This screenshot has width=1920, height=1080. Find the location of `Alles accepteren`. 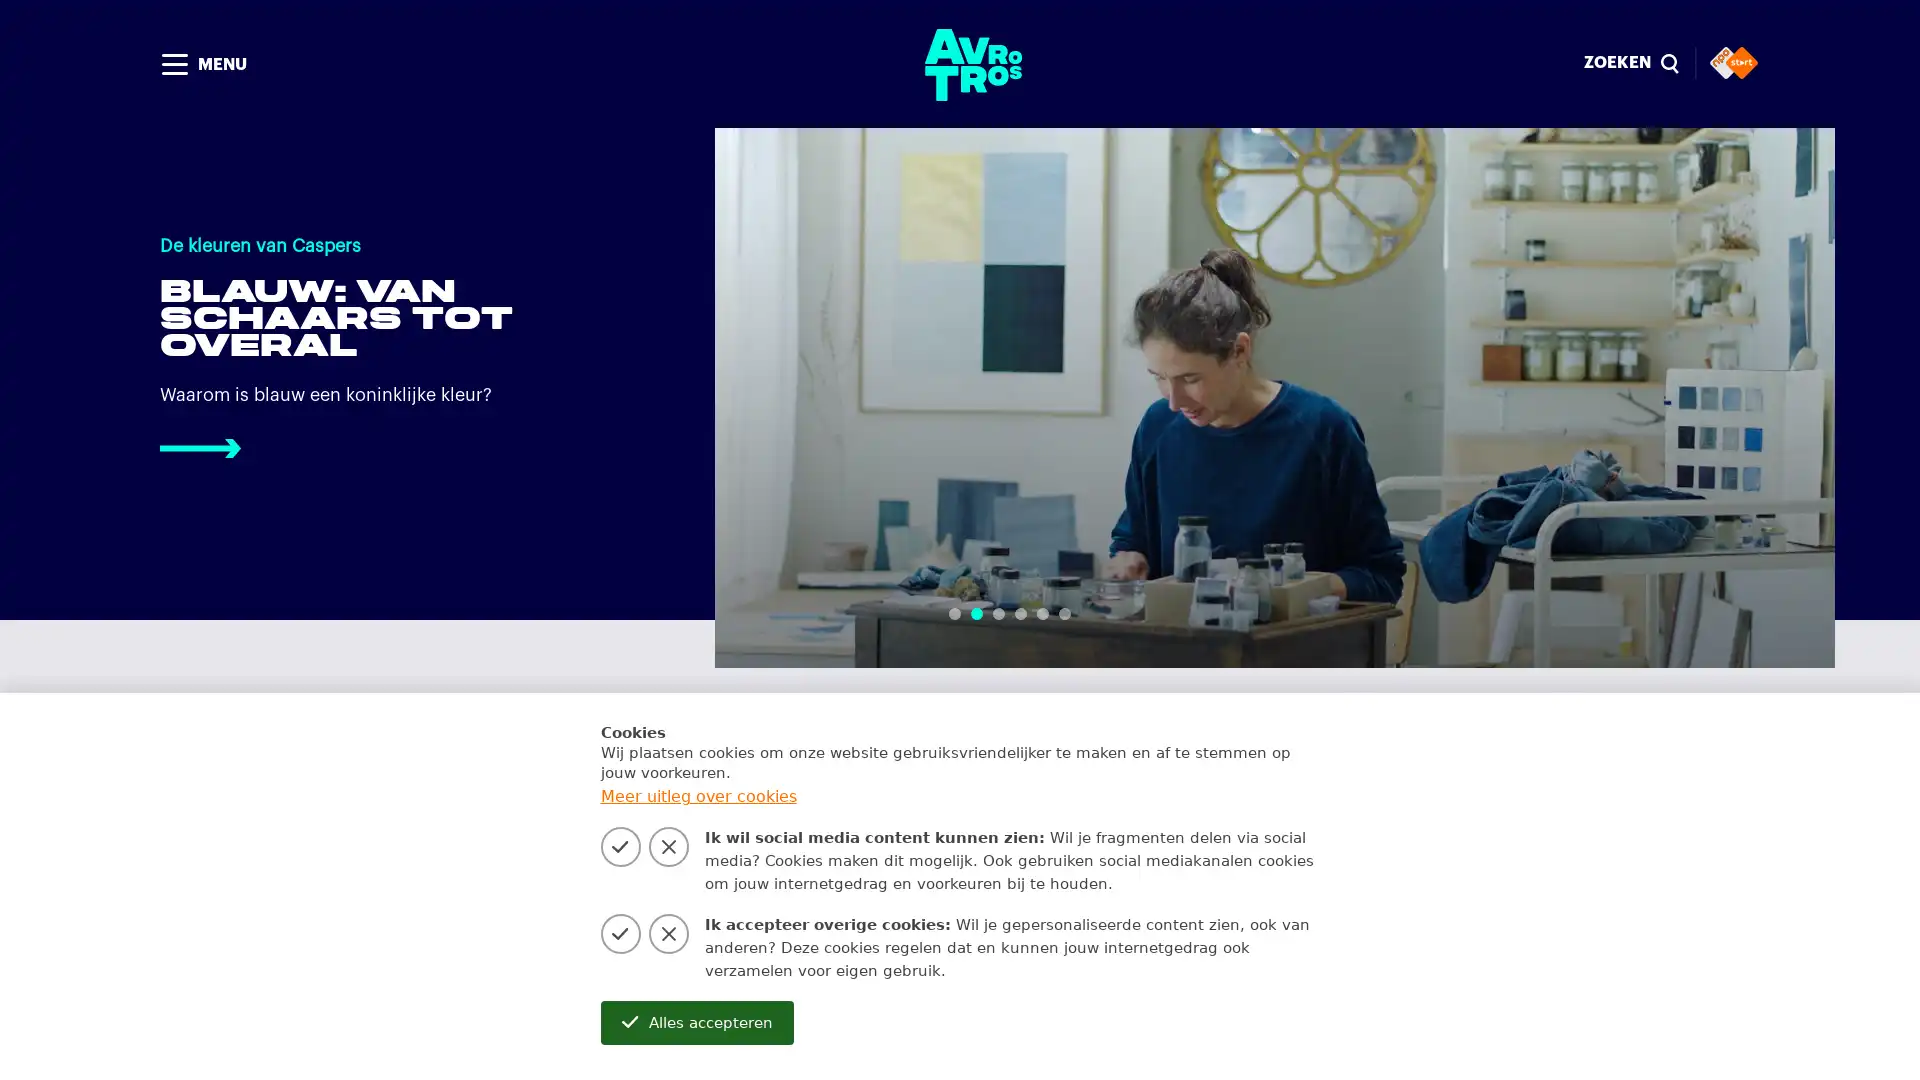

Alles accepteren is located at coordinates (696, 1022).